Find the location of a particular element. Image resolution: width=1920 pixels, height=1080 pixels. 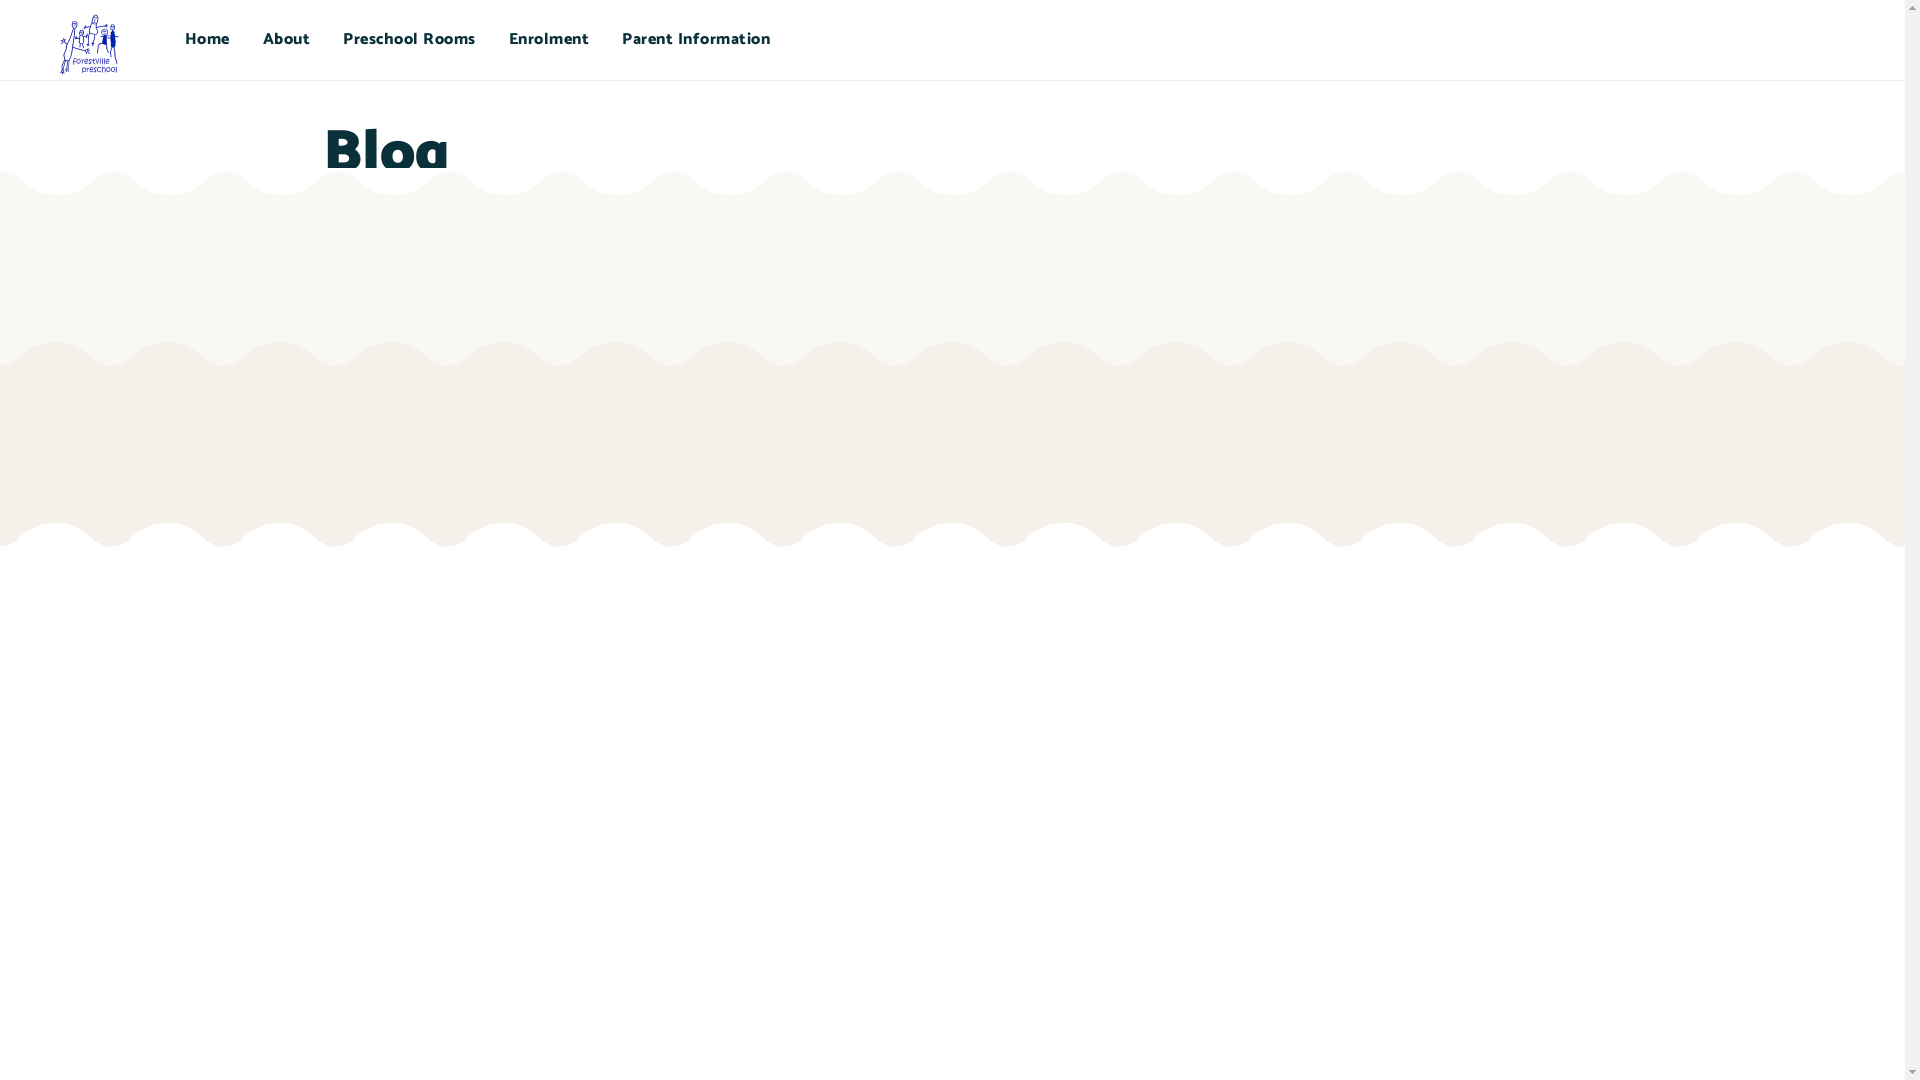

'Parent Information' is located at coordinates (696, 39).